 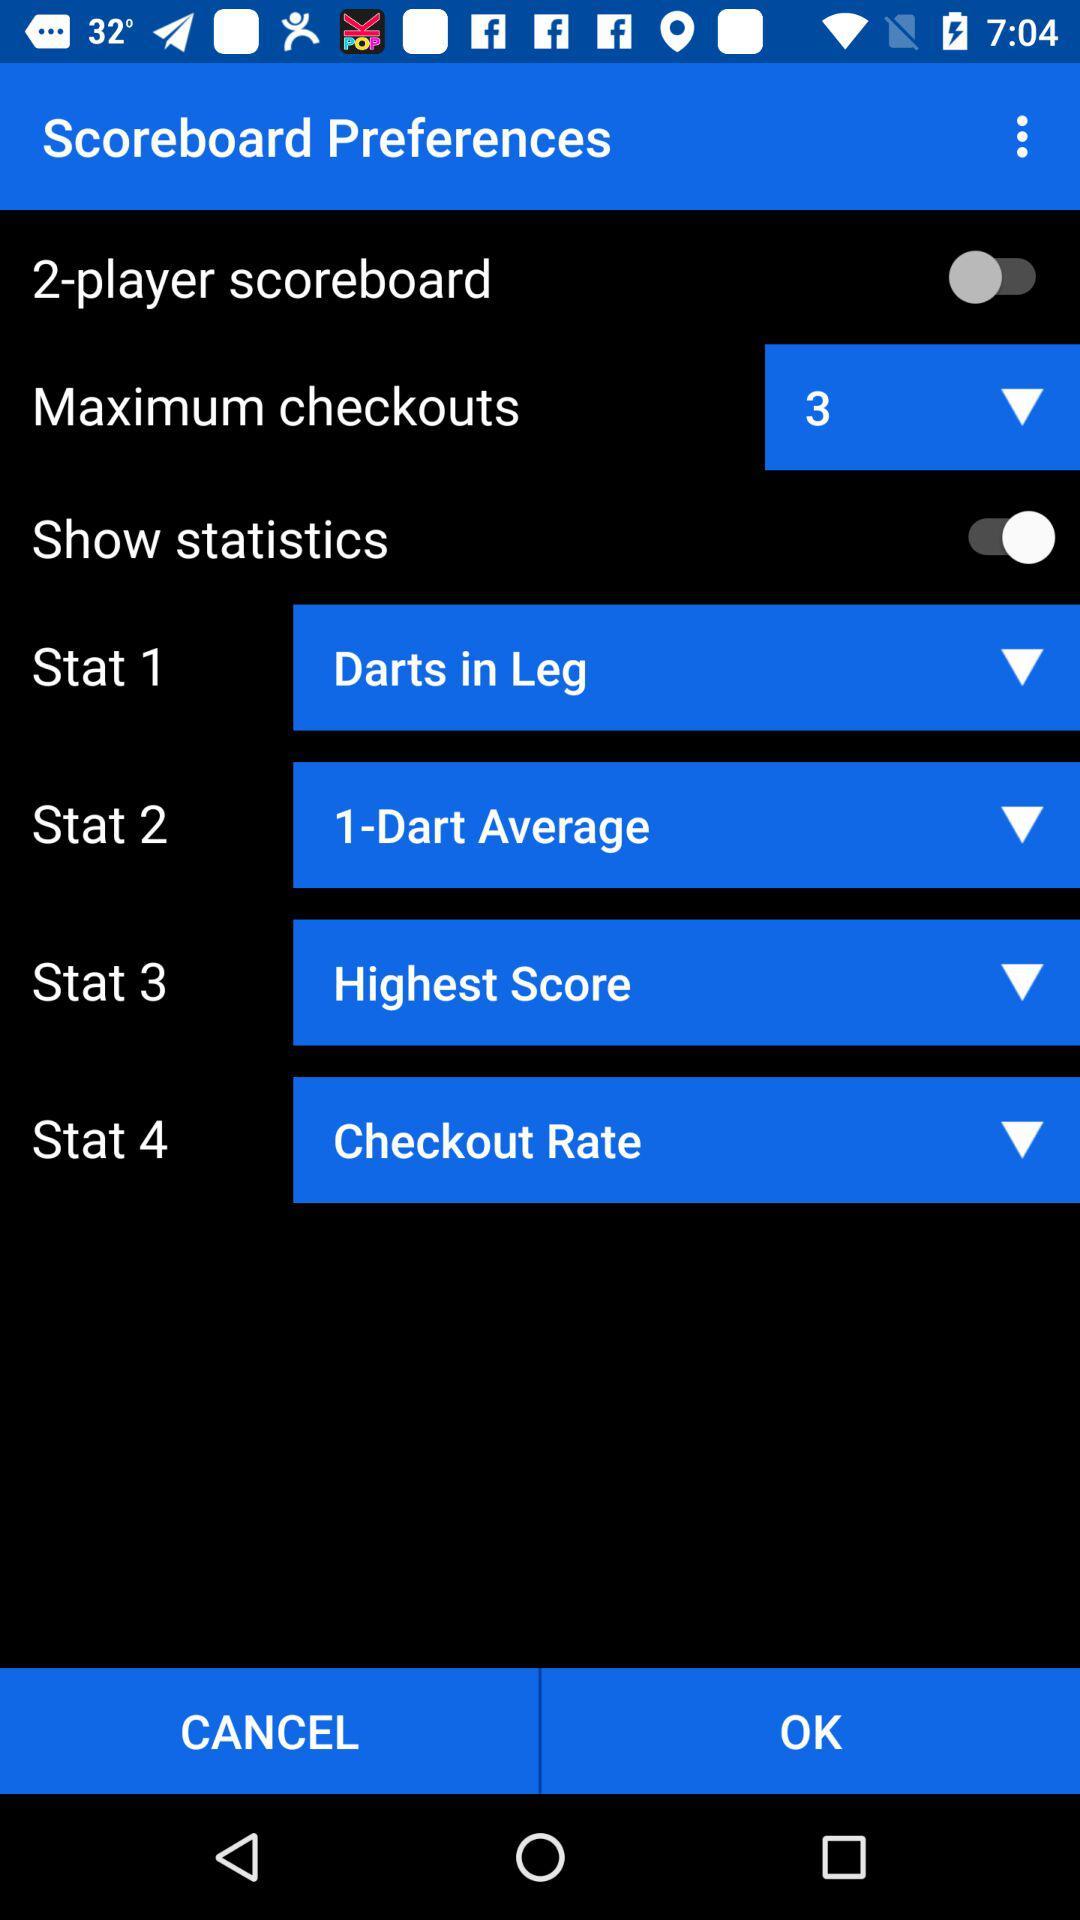 What do you see at coordinates (268, 1730) in the screenshot?
I see `the button next to ok` at bounding box center [268, 1730].